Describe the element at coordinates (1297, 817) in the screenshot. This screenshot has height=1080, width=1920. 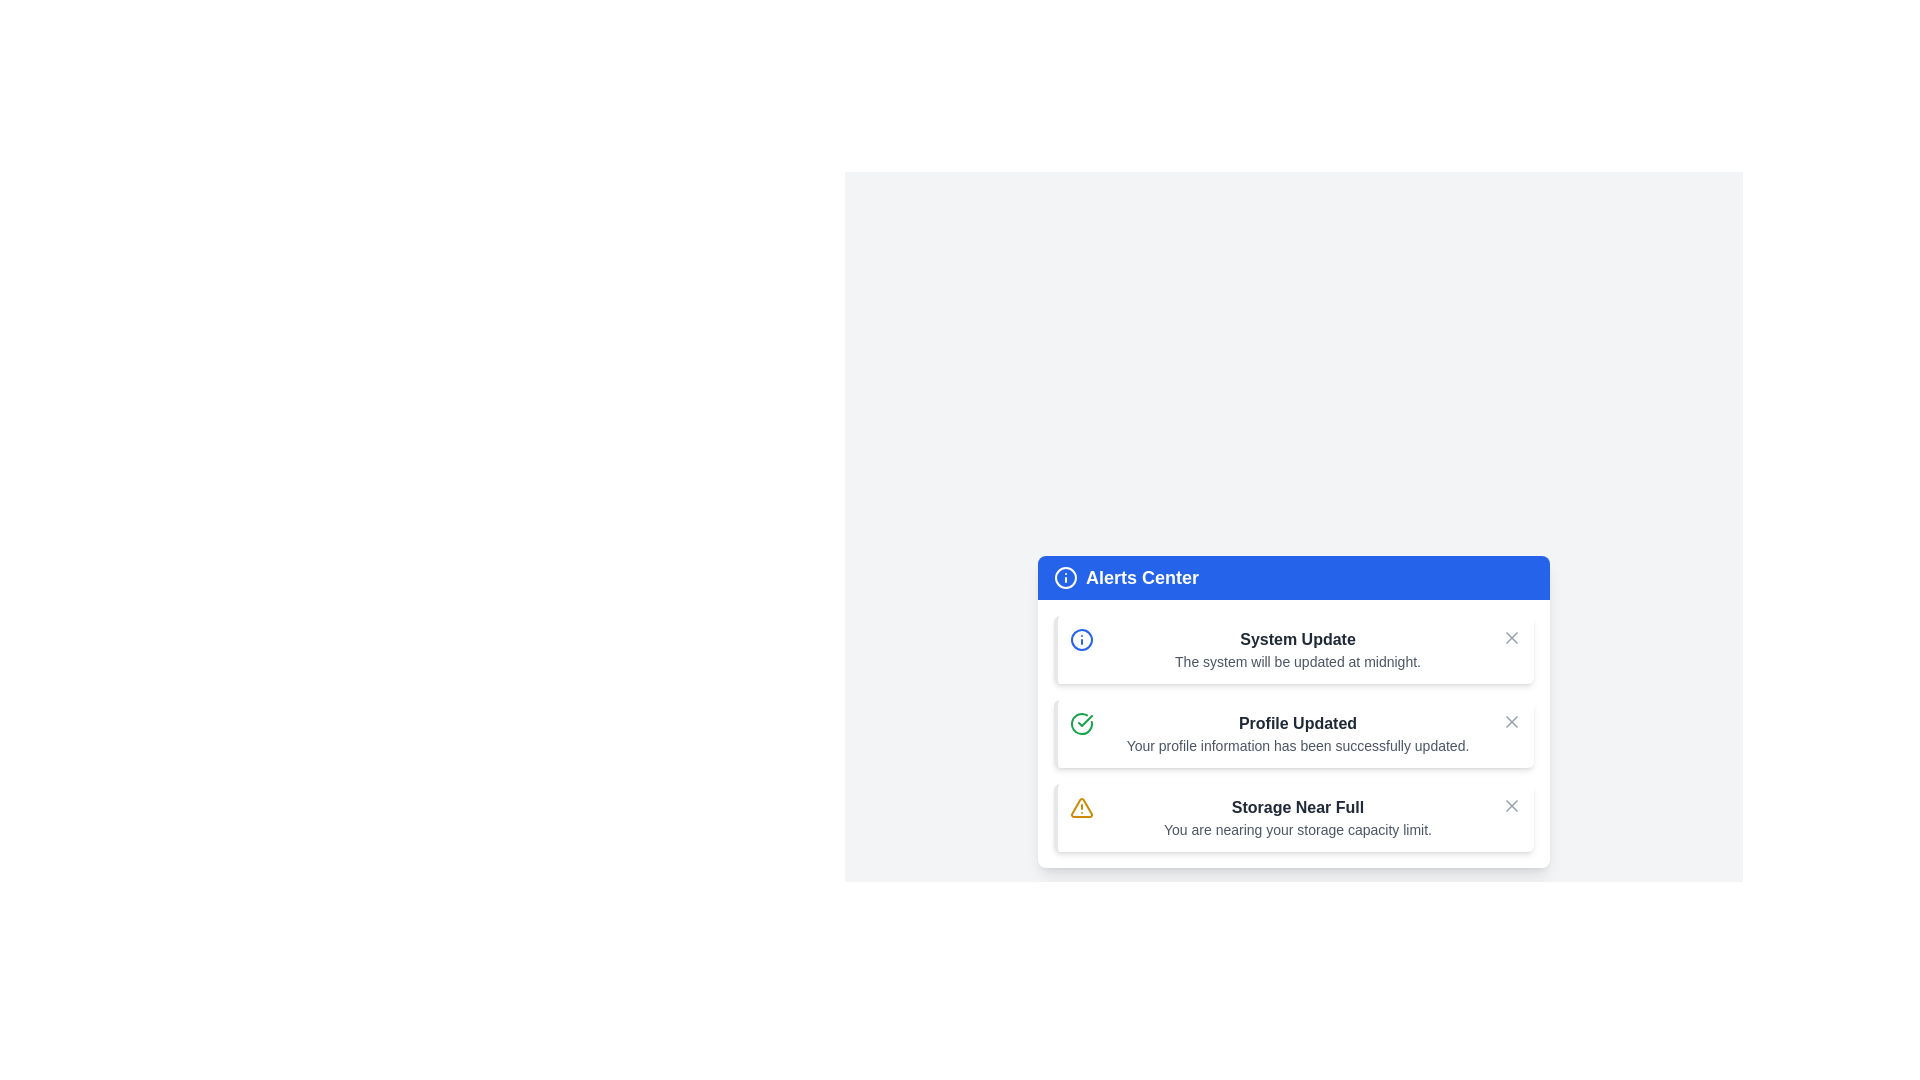
I see `the 'Storage Near Full' warning notification element, which is the third notification in the stack beneath 'Profile Updated' in the 'Alerts Center' interface, identifiable by its yellow warning icon` at that location.